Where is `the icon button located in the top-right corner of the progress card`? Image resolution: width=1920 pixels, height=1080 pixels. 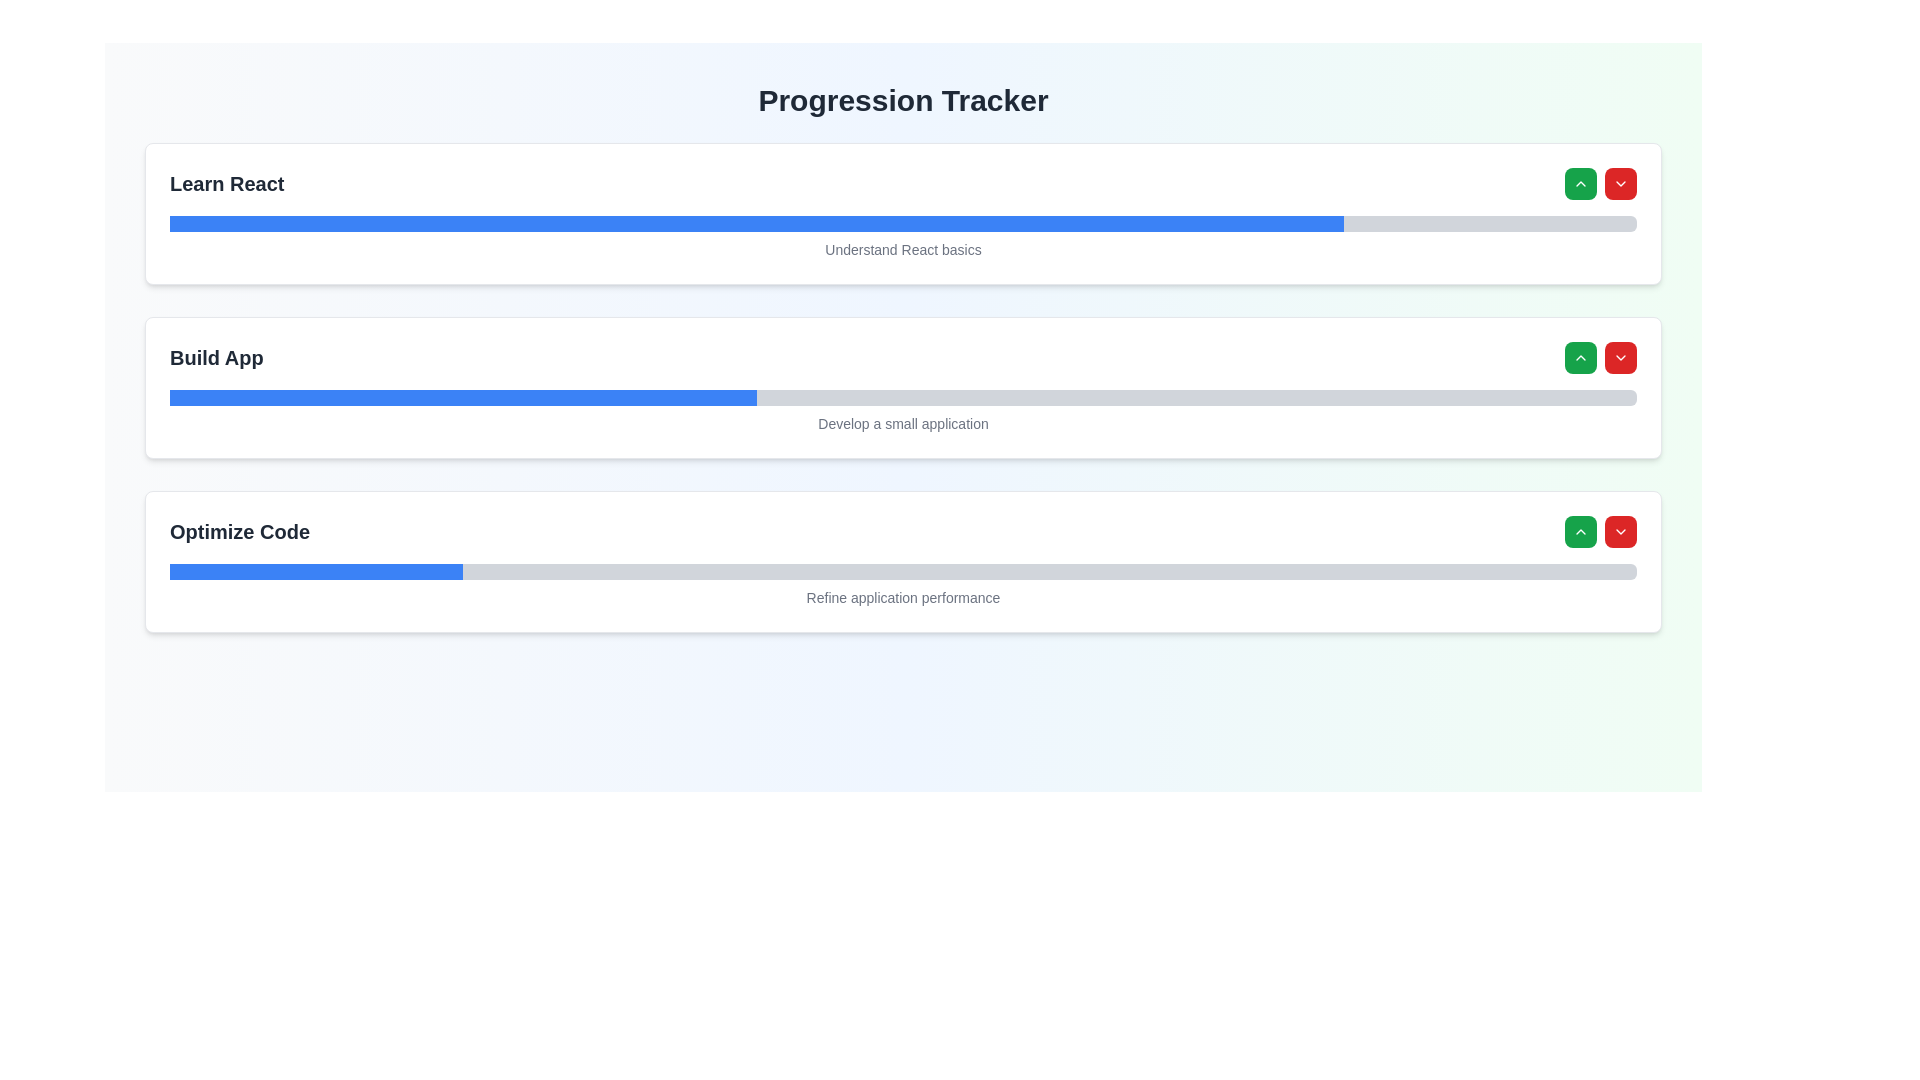 the icon button located in the top-right corner of the progress card is located at coordinates (1621, 357).